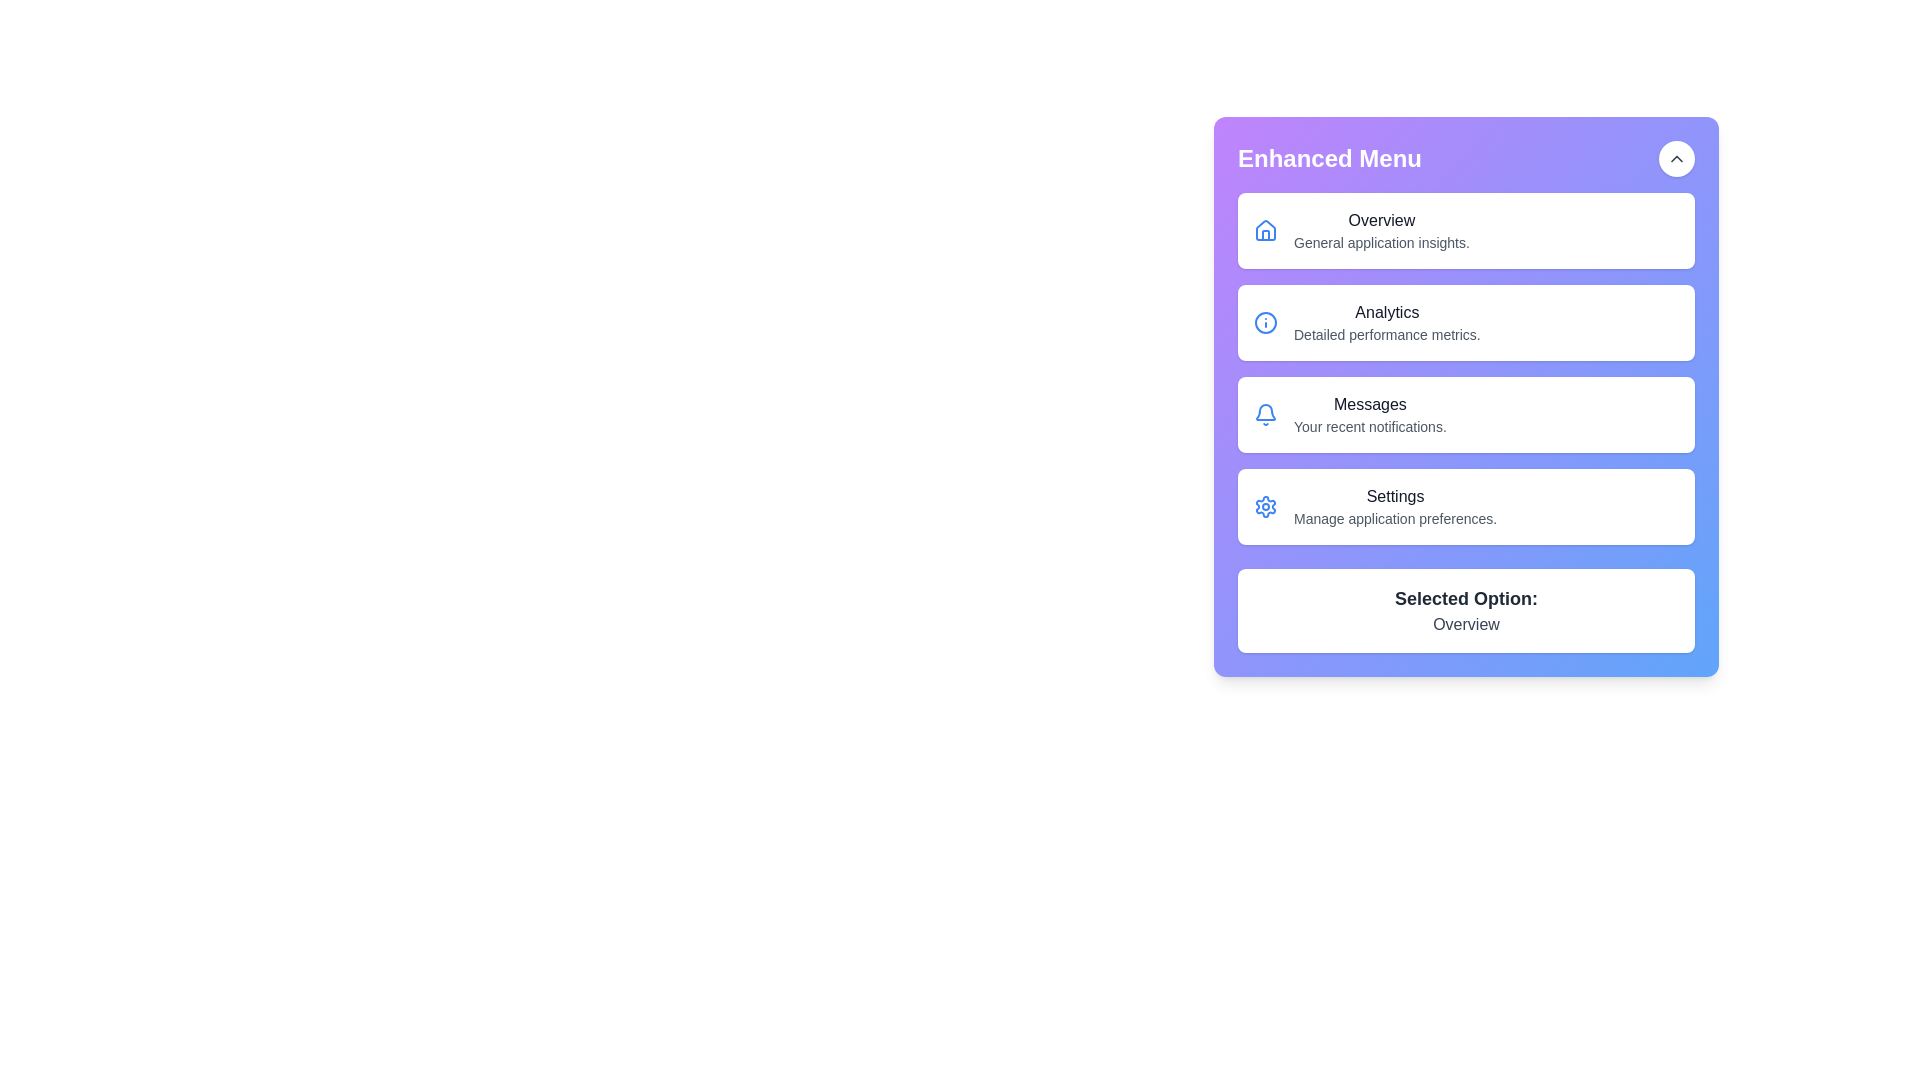  I want to click on the 'Overview' menu item with the description 'General application insights.', so click(1381, 230).